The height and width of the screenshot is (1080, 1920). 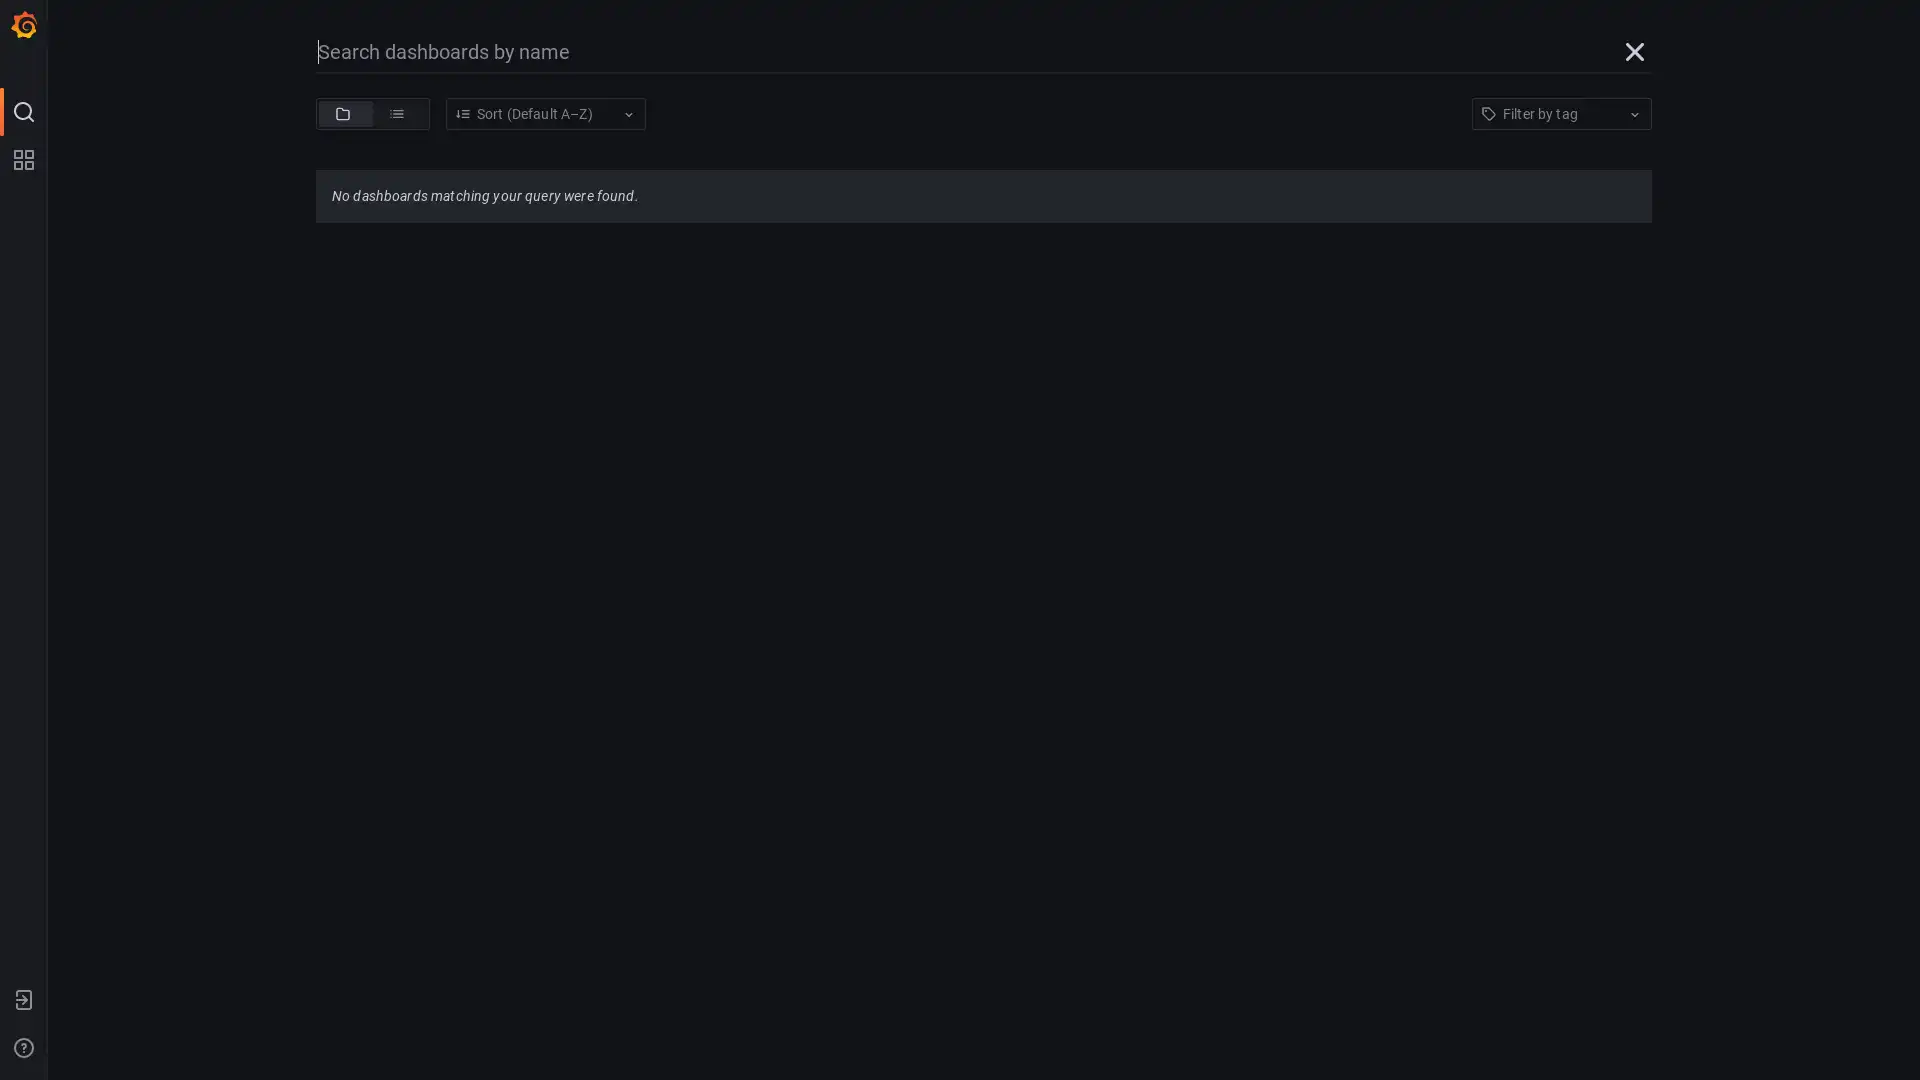 I want to click on Refresh dashboard, so click(x=1808, y=31).